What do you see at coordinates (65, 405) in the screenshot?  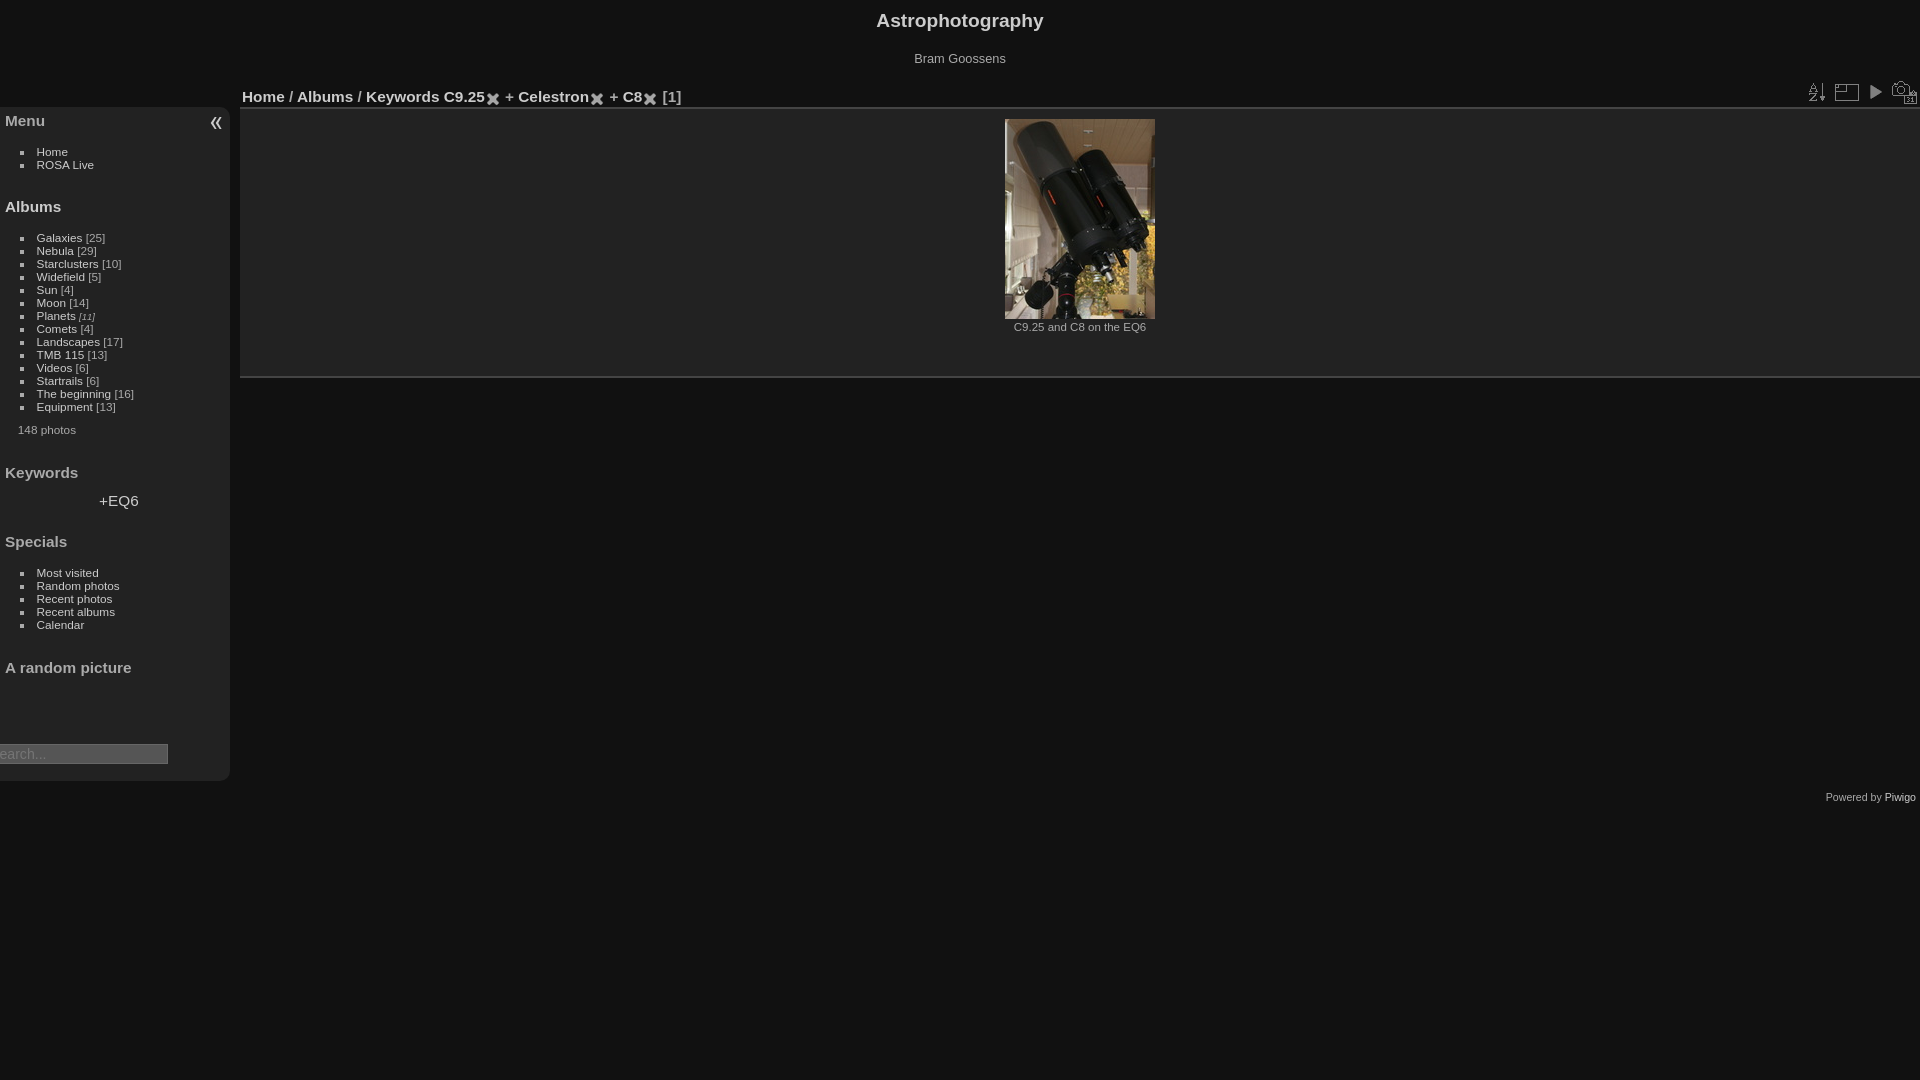 I see `'Equipment'` at bounding box center [65, 405].